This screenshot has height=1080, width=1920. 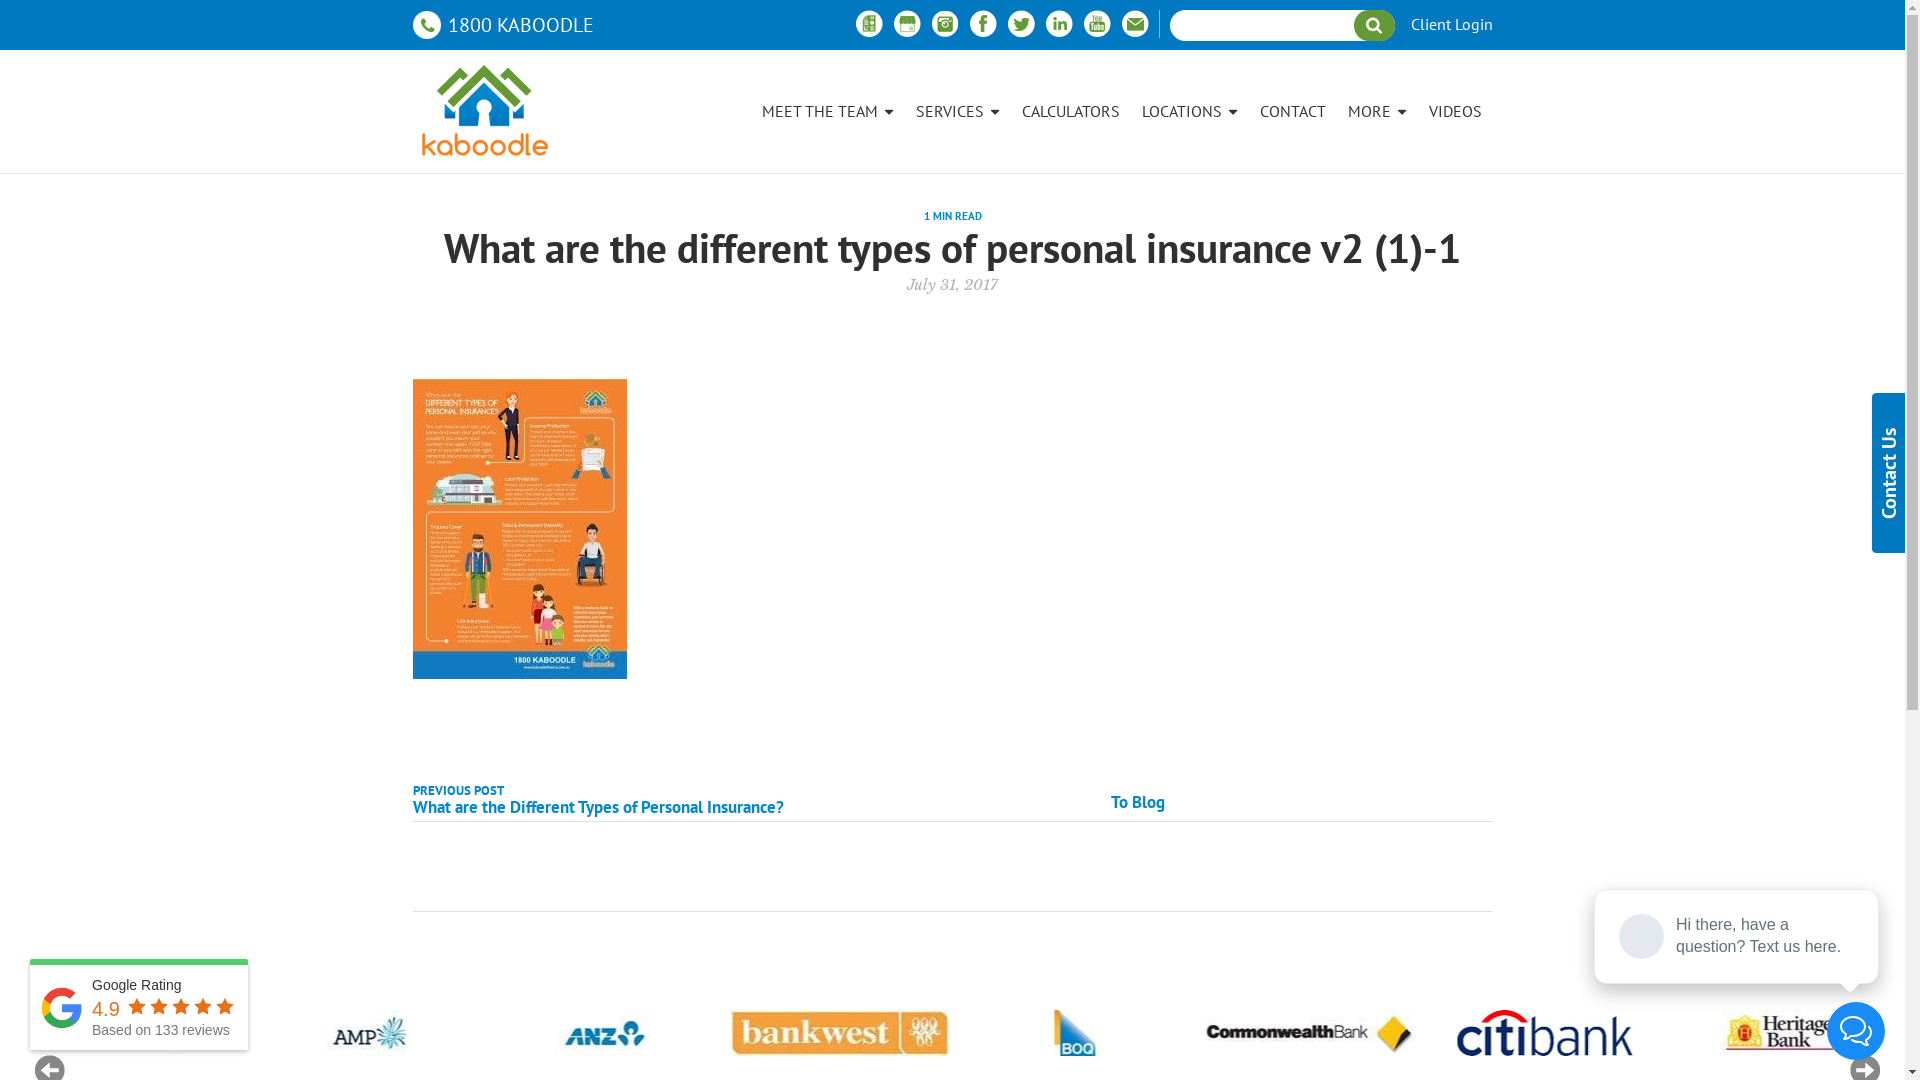 I want to click on 'To Blog', so click(x=1109, y=801).